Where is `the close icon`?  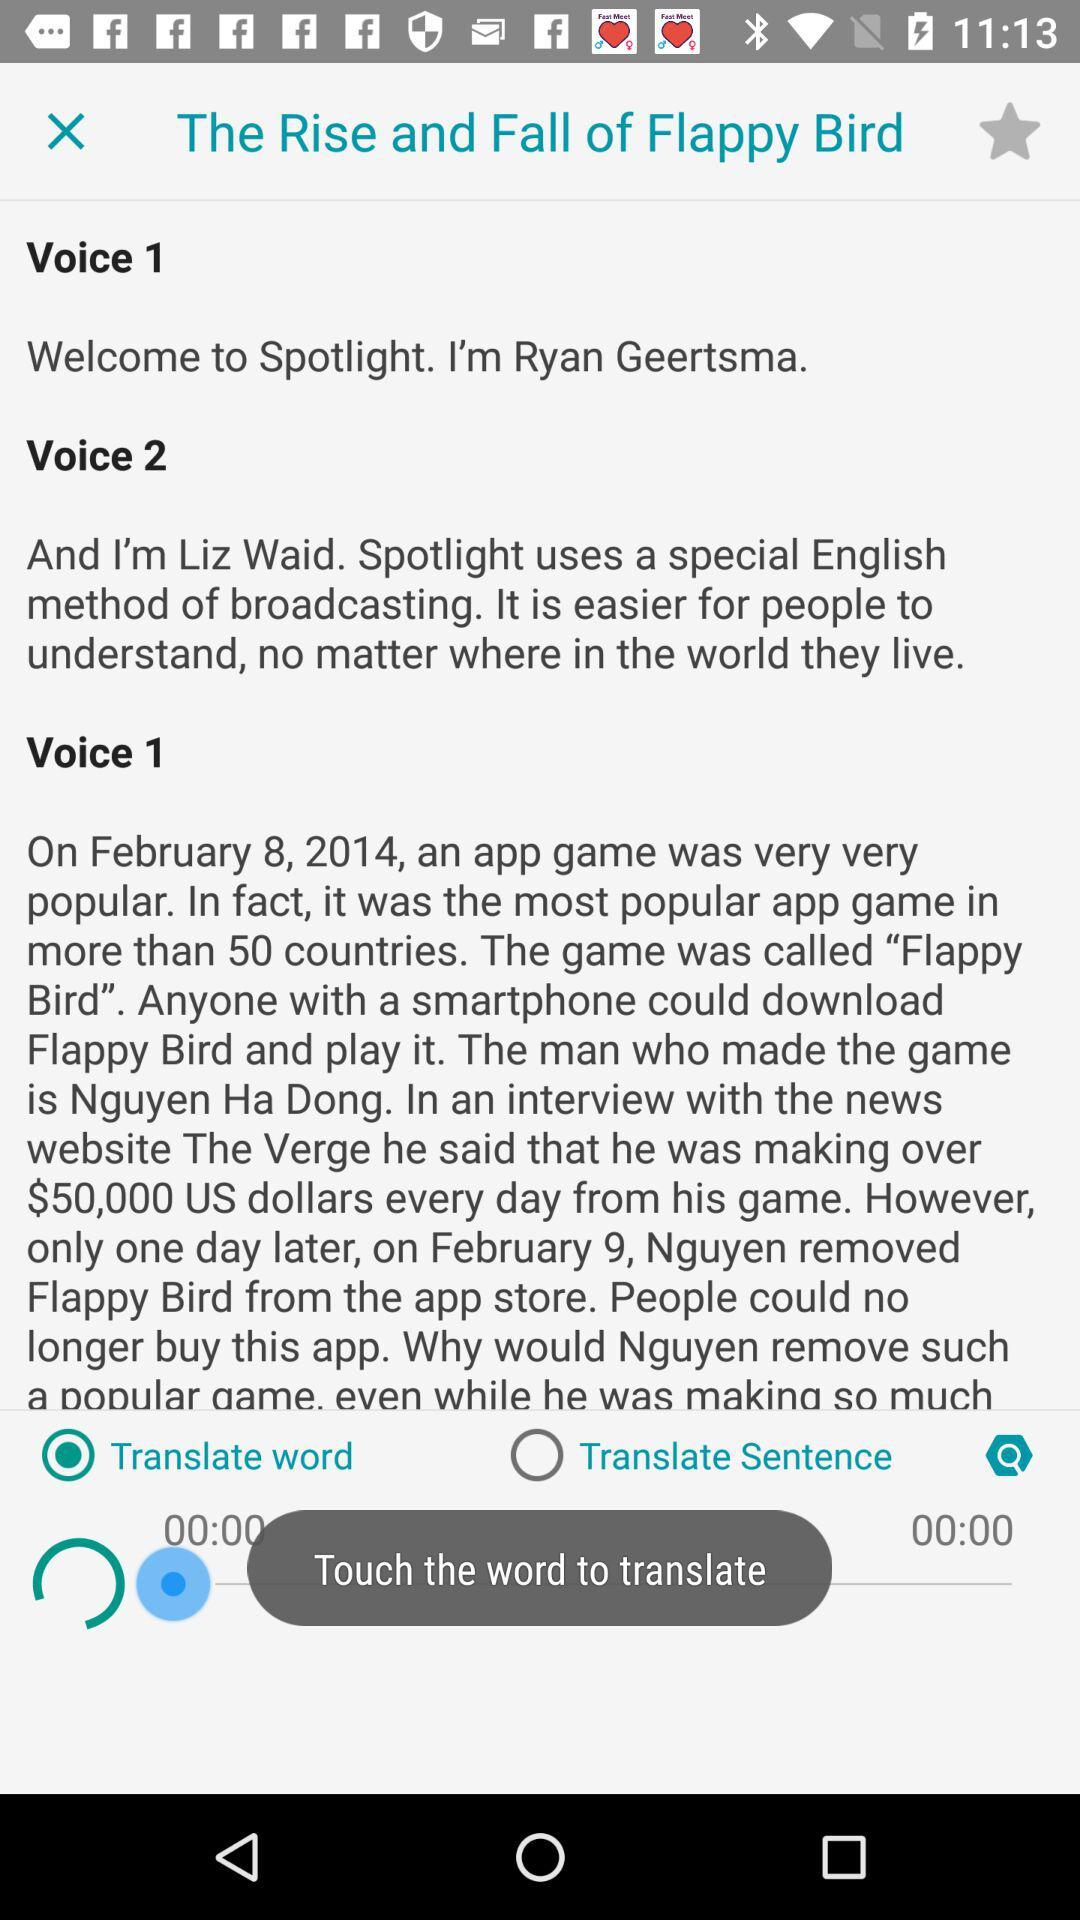 the close icon is located at coordinates (64, 130).